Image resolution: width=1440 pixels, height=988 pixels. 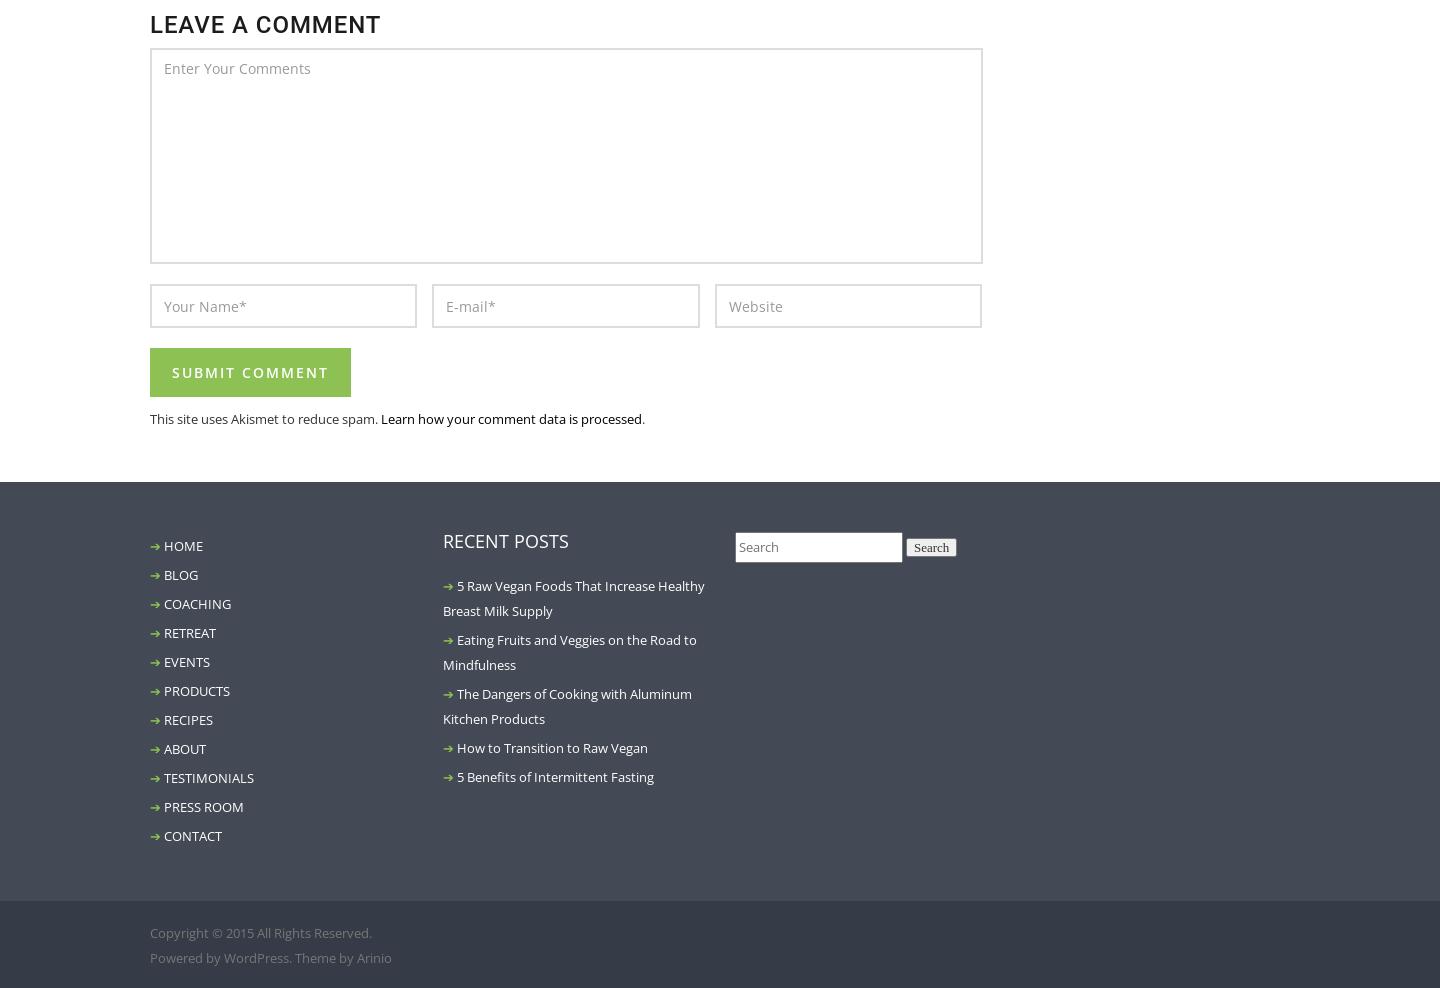 I want to click on 'CONTACT', so click(x=192, y=836).